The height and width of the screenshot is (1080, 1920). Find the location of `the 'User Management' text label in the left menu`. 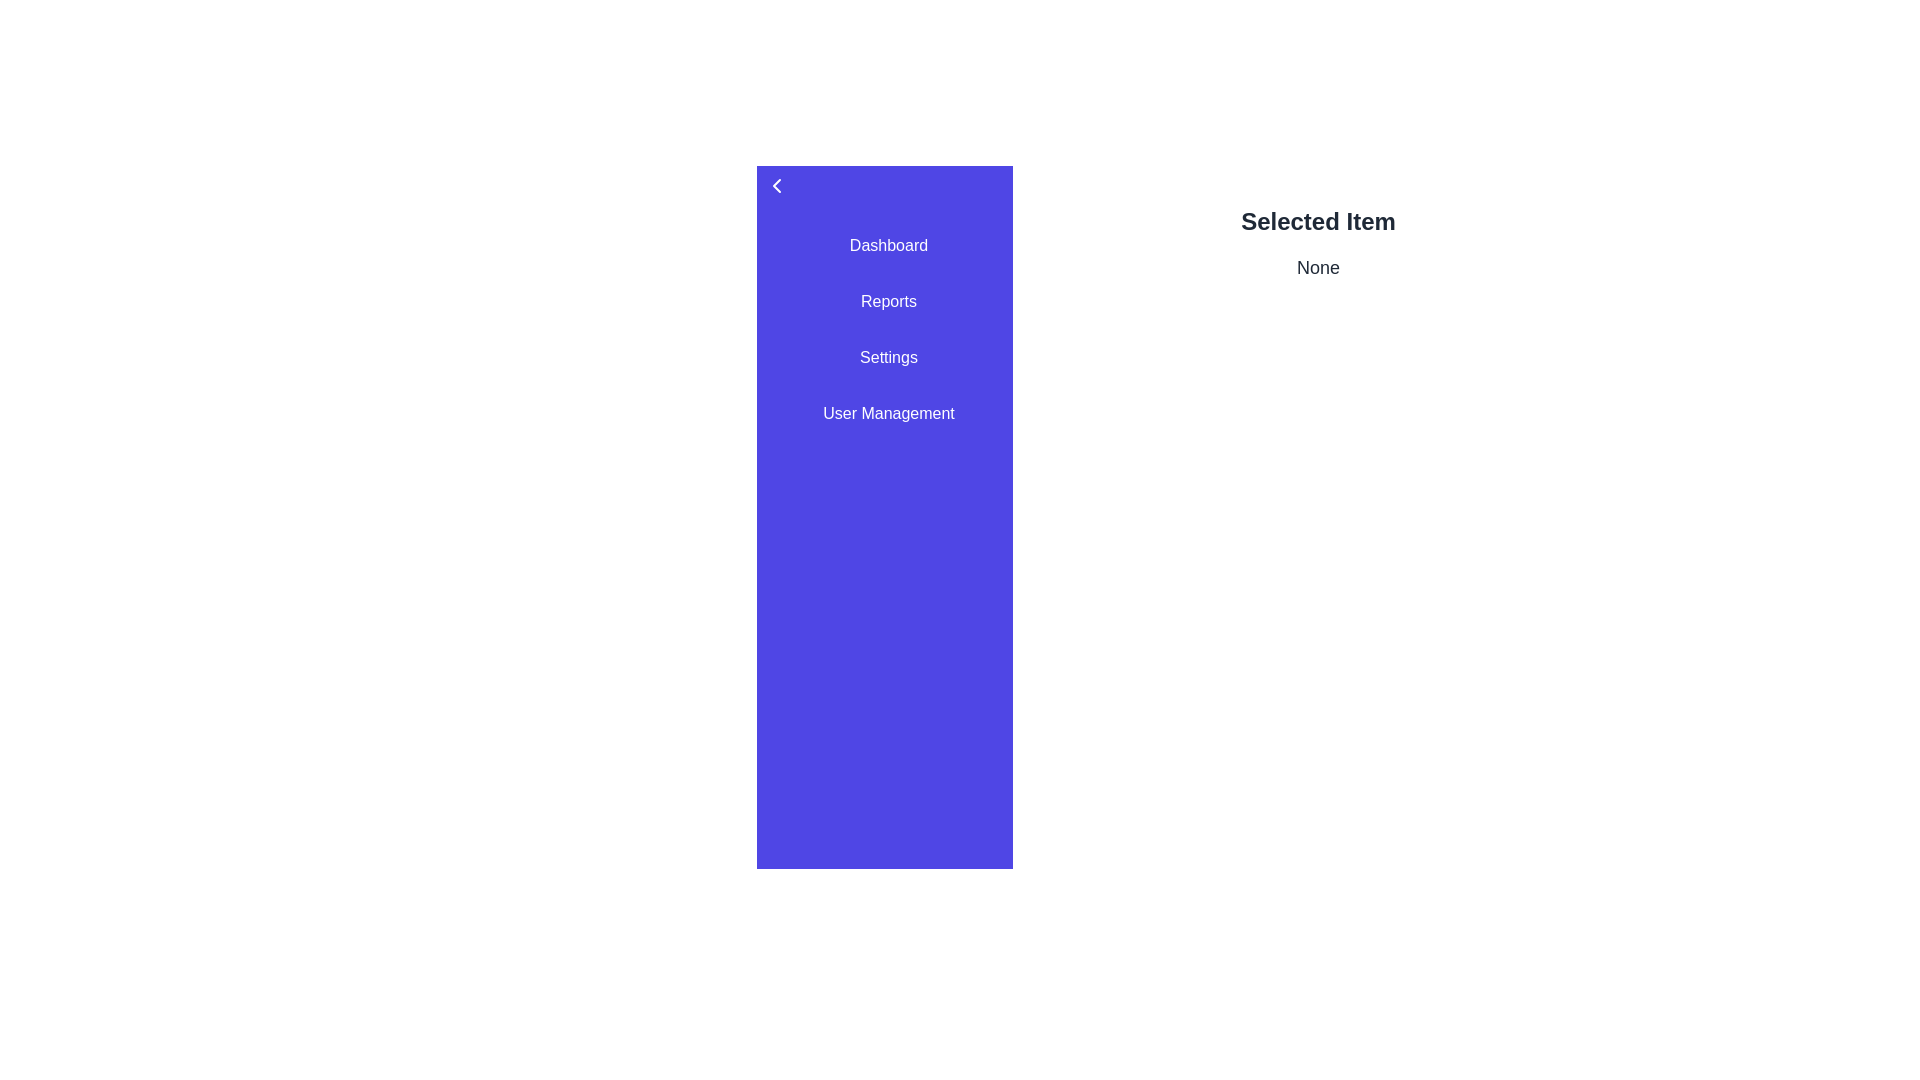

the 'User Management' text label in the left menu is located at coordinates (887, 411).